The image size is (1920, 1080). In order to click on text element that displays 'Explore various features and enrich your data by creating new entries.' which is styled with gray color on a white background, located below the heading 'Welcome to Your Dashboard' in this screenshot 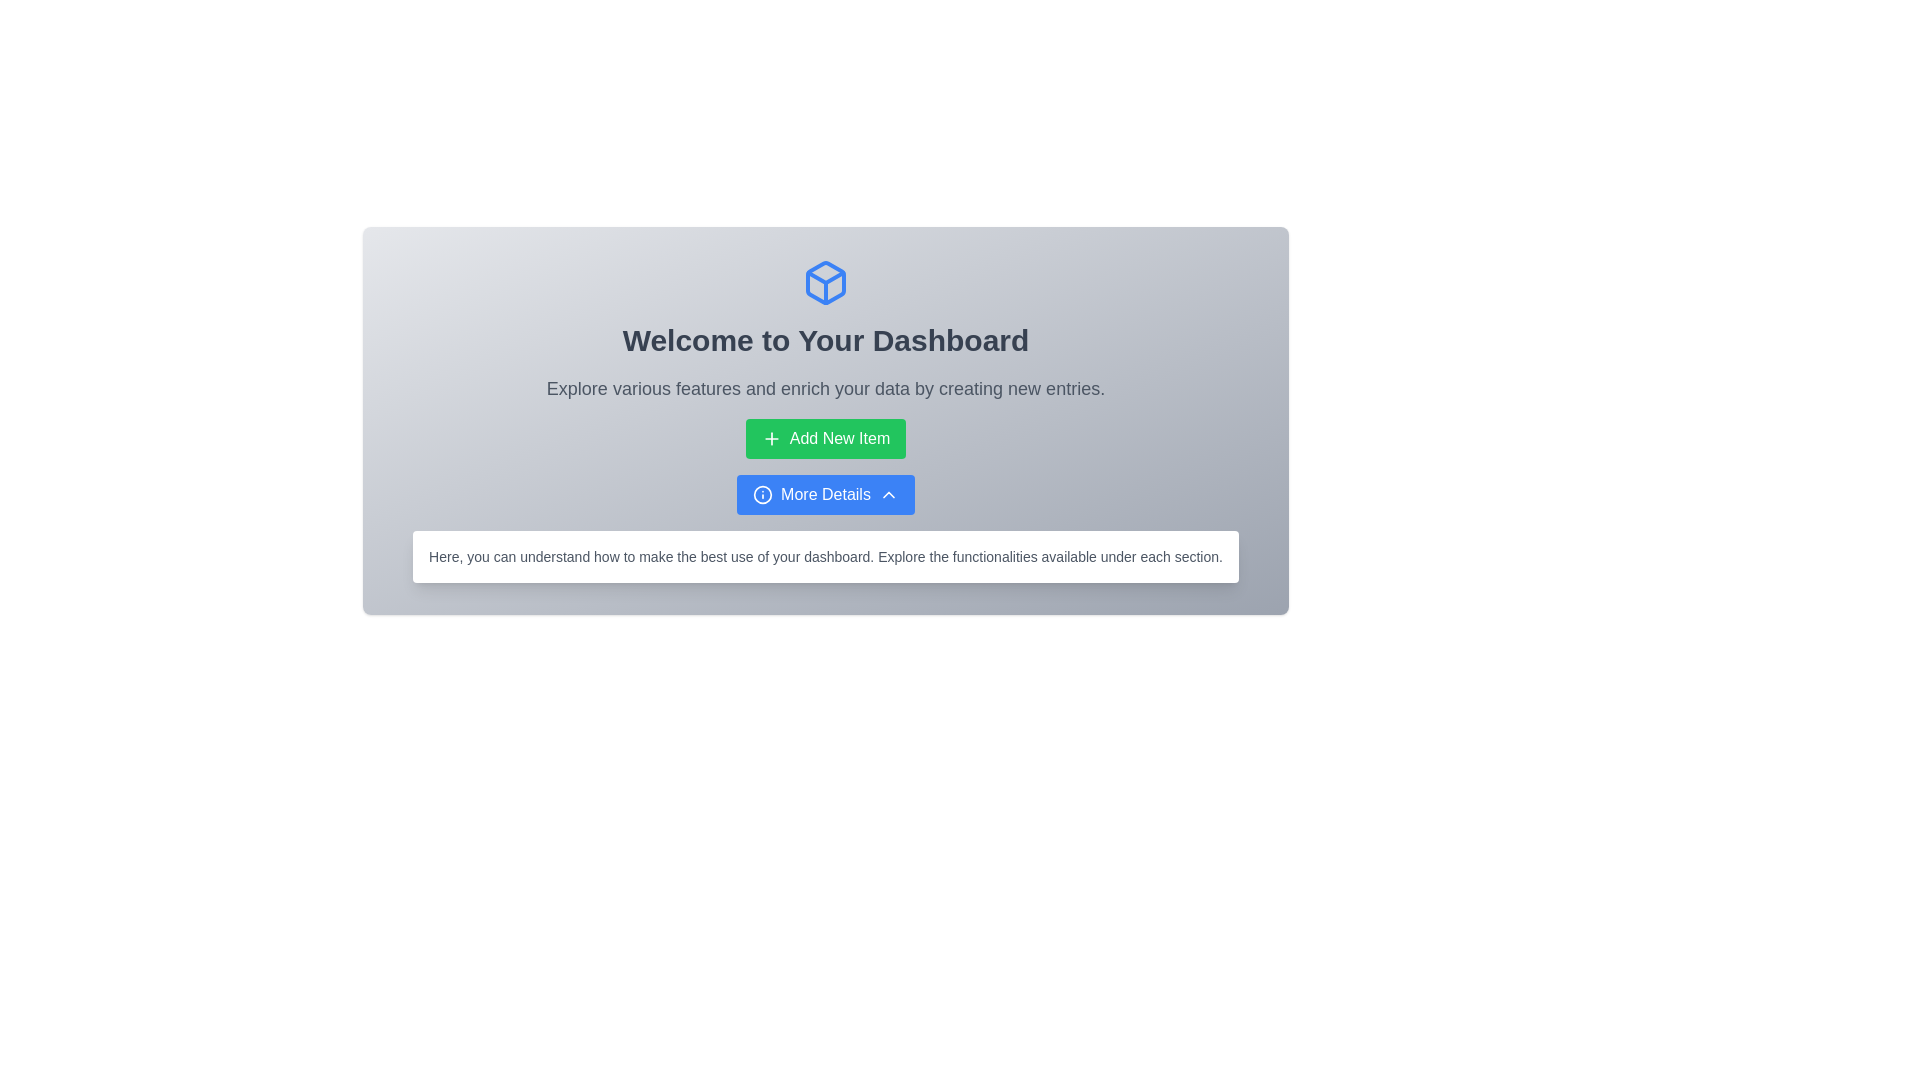, I will do `click(825, 389)`.